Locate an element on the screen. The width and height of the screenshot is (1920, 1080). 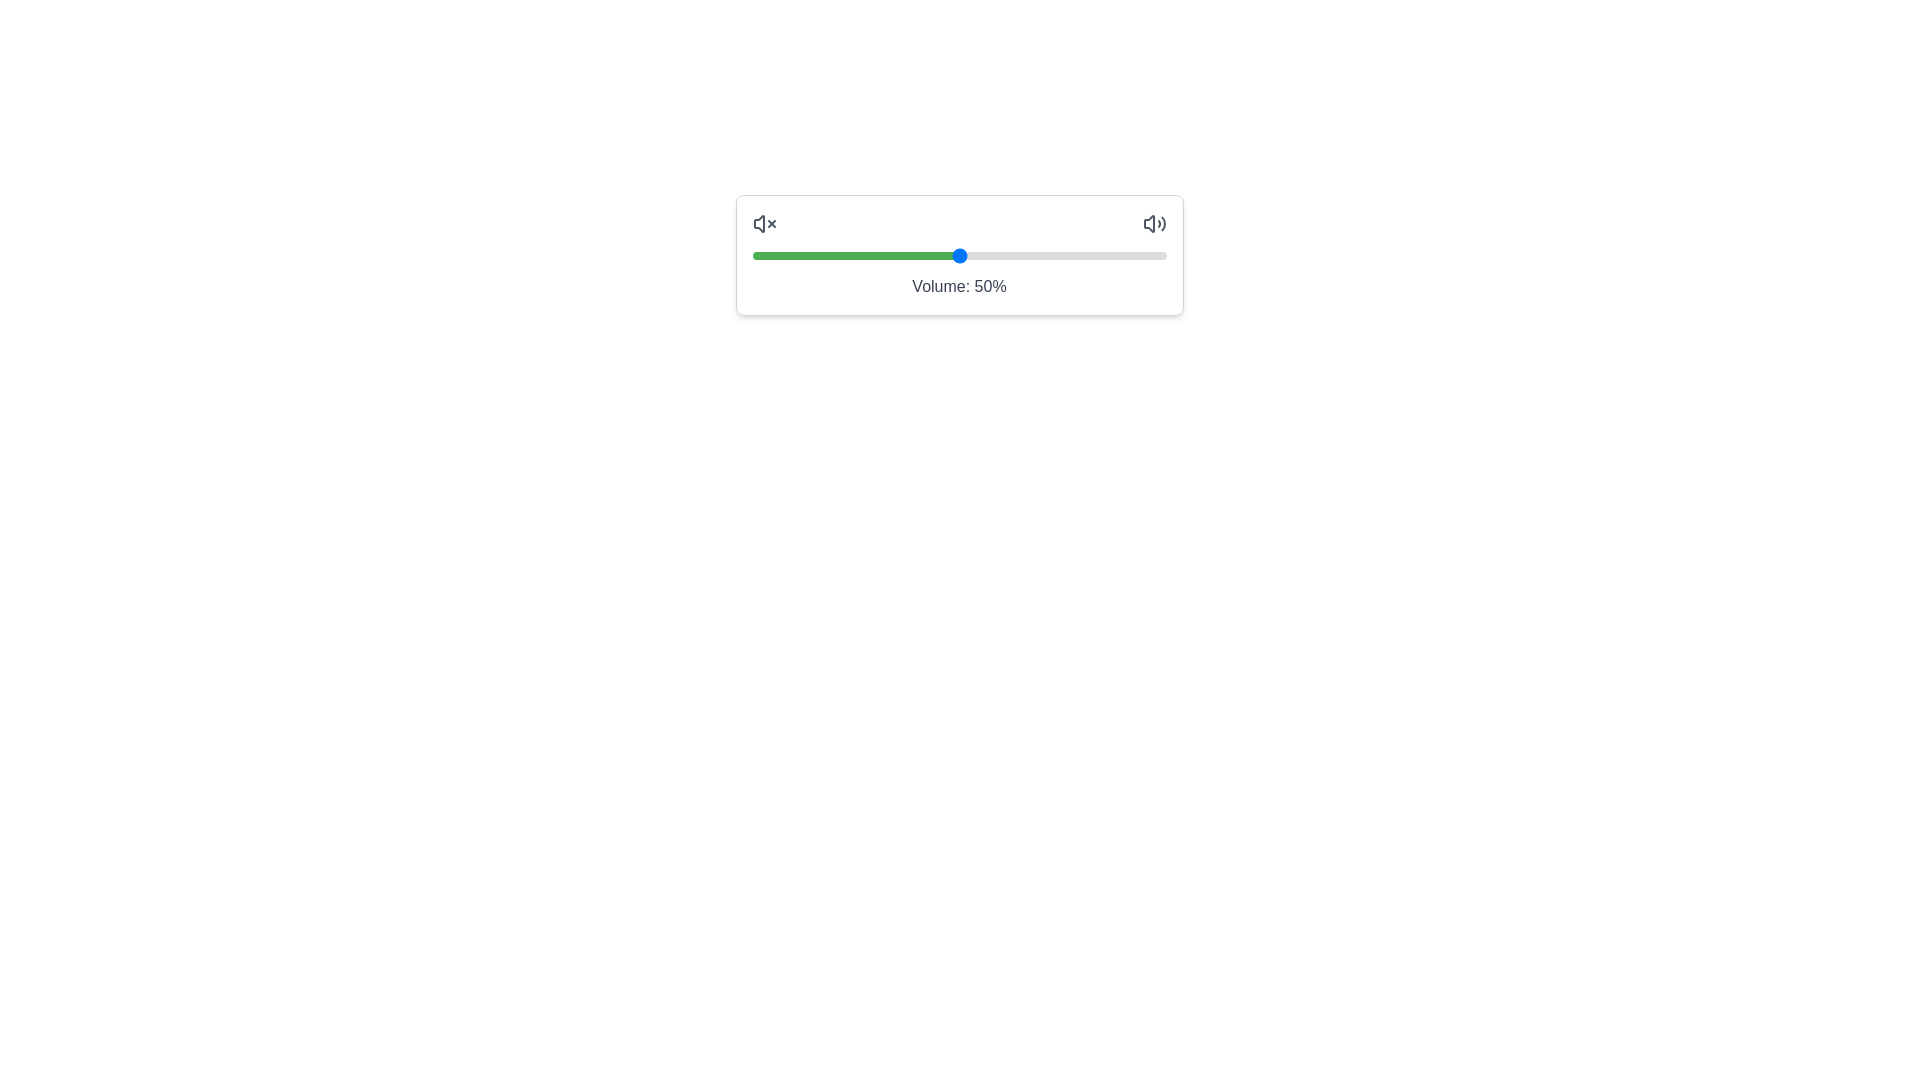
the slider is located at coordinates (888, 254).